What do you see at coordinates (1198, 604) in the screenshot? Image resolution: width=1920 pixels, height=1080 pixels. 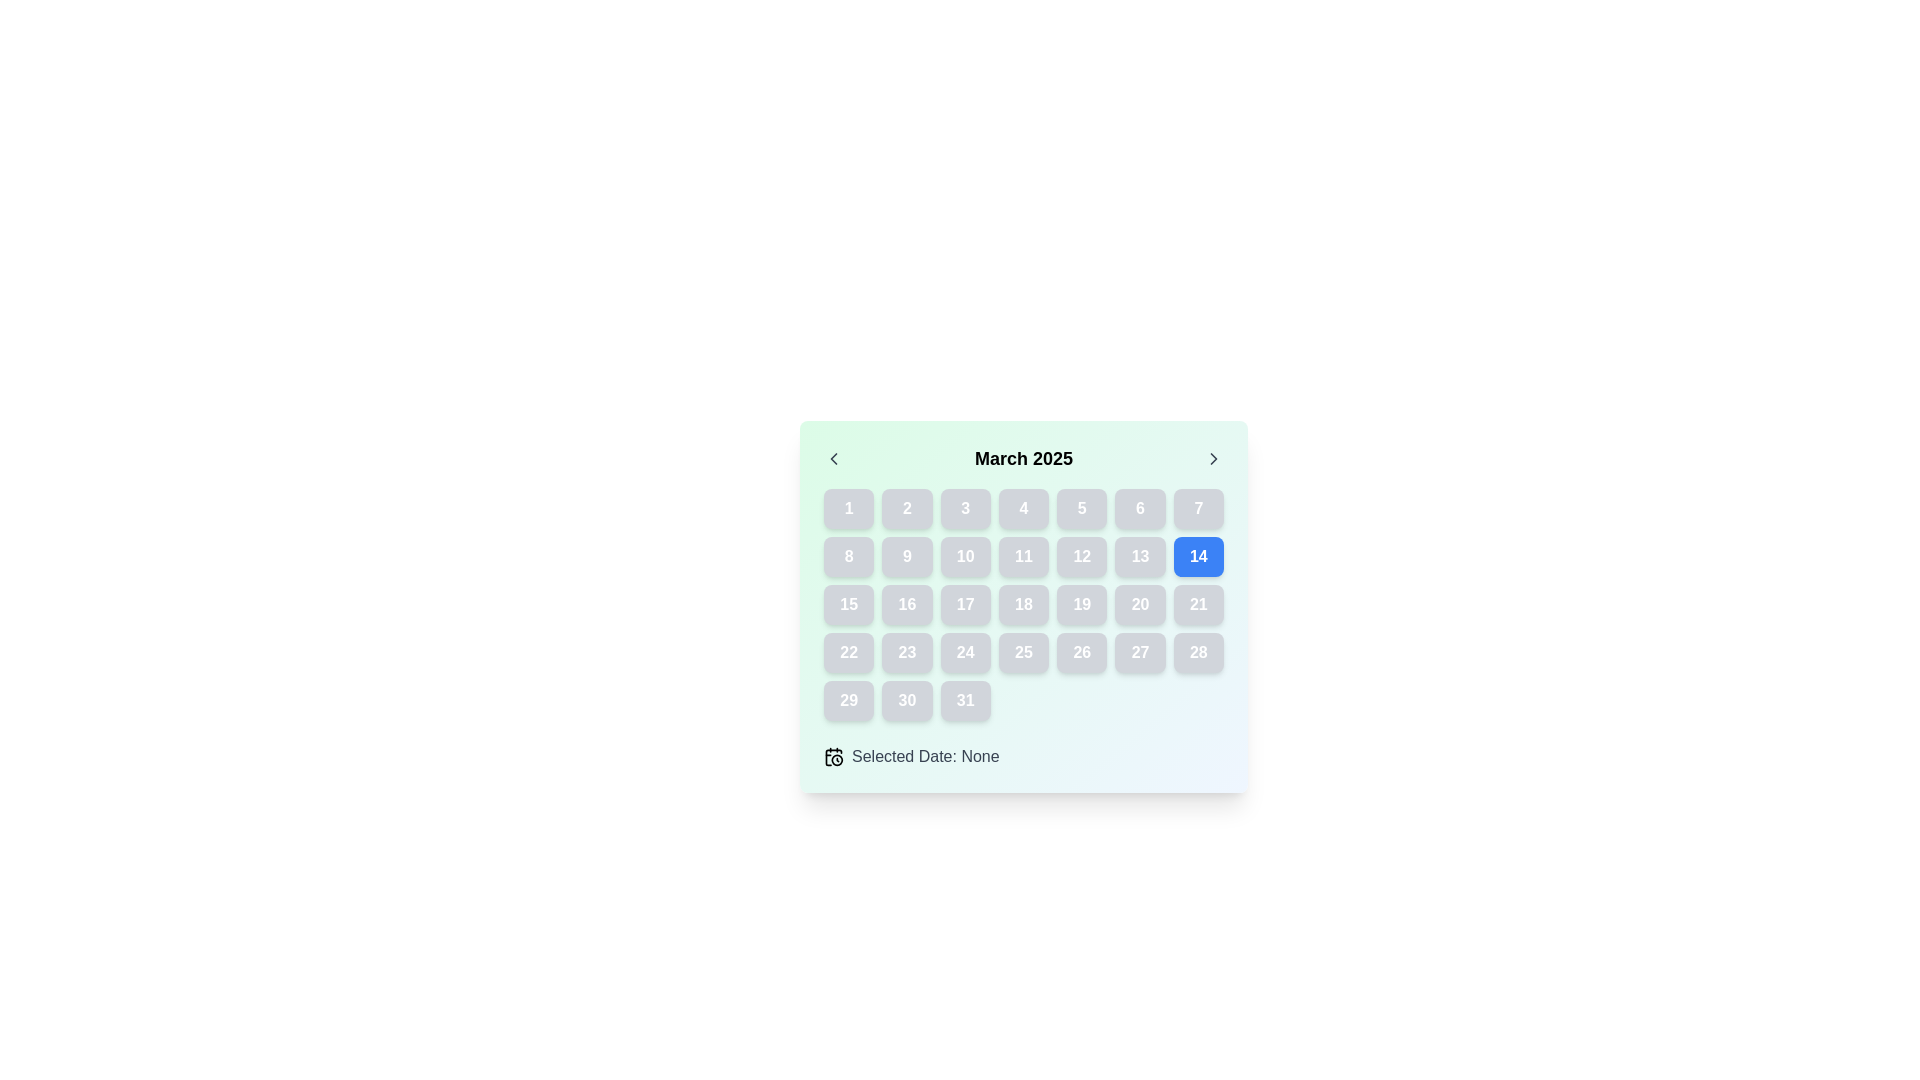 I see `the interactive button representing the date '21' in the calendar grid` at bounding box center [1198, 604].